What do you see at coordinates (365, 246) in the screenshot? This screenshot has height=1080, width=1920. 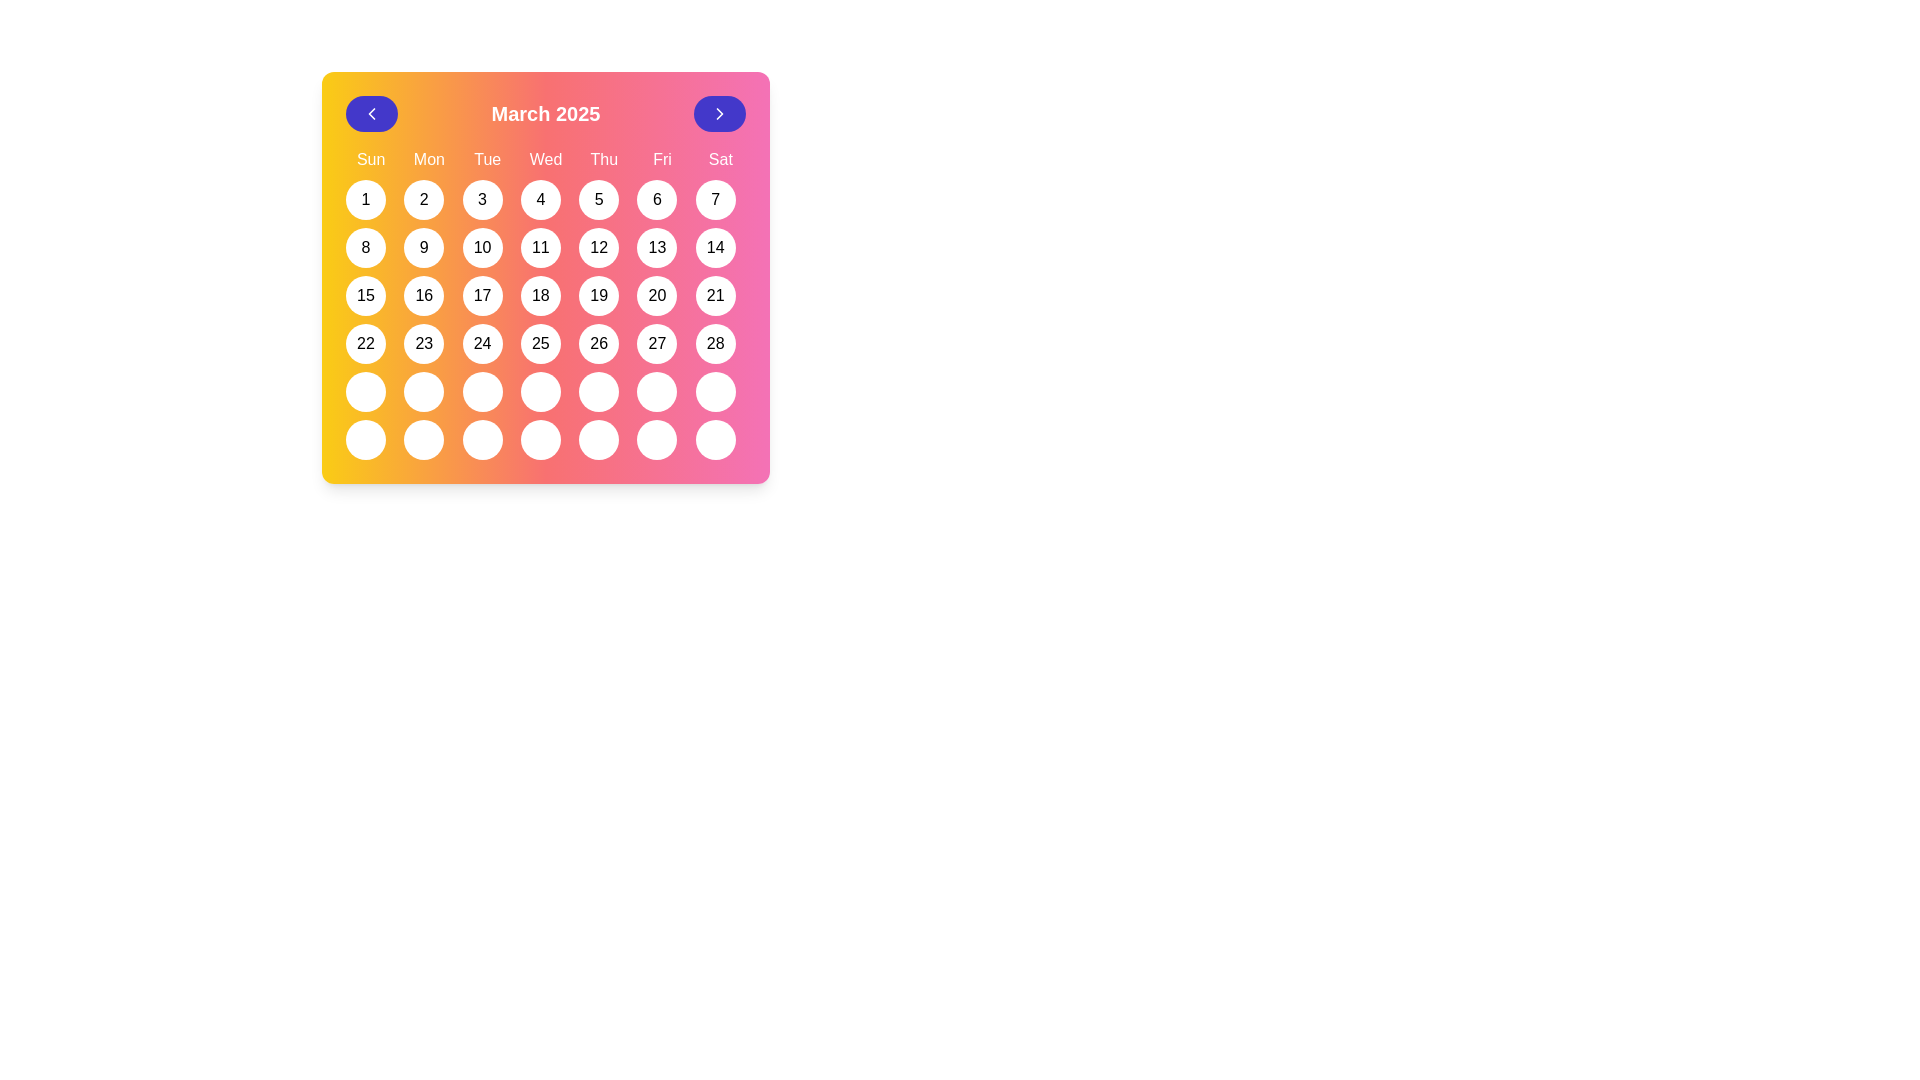 I see `the circular button displaying the number '8' in the calendar grid layout located in the second row and first column beneath the 'Sun' header` at bounding box center [365, 246].